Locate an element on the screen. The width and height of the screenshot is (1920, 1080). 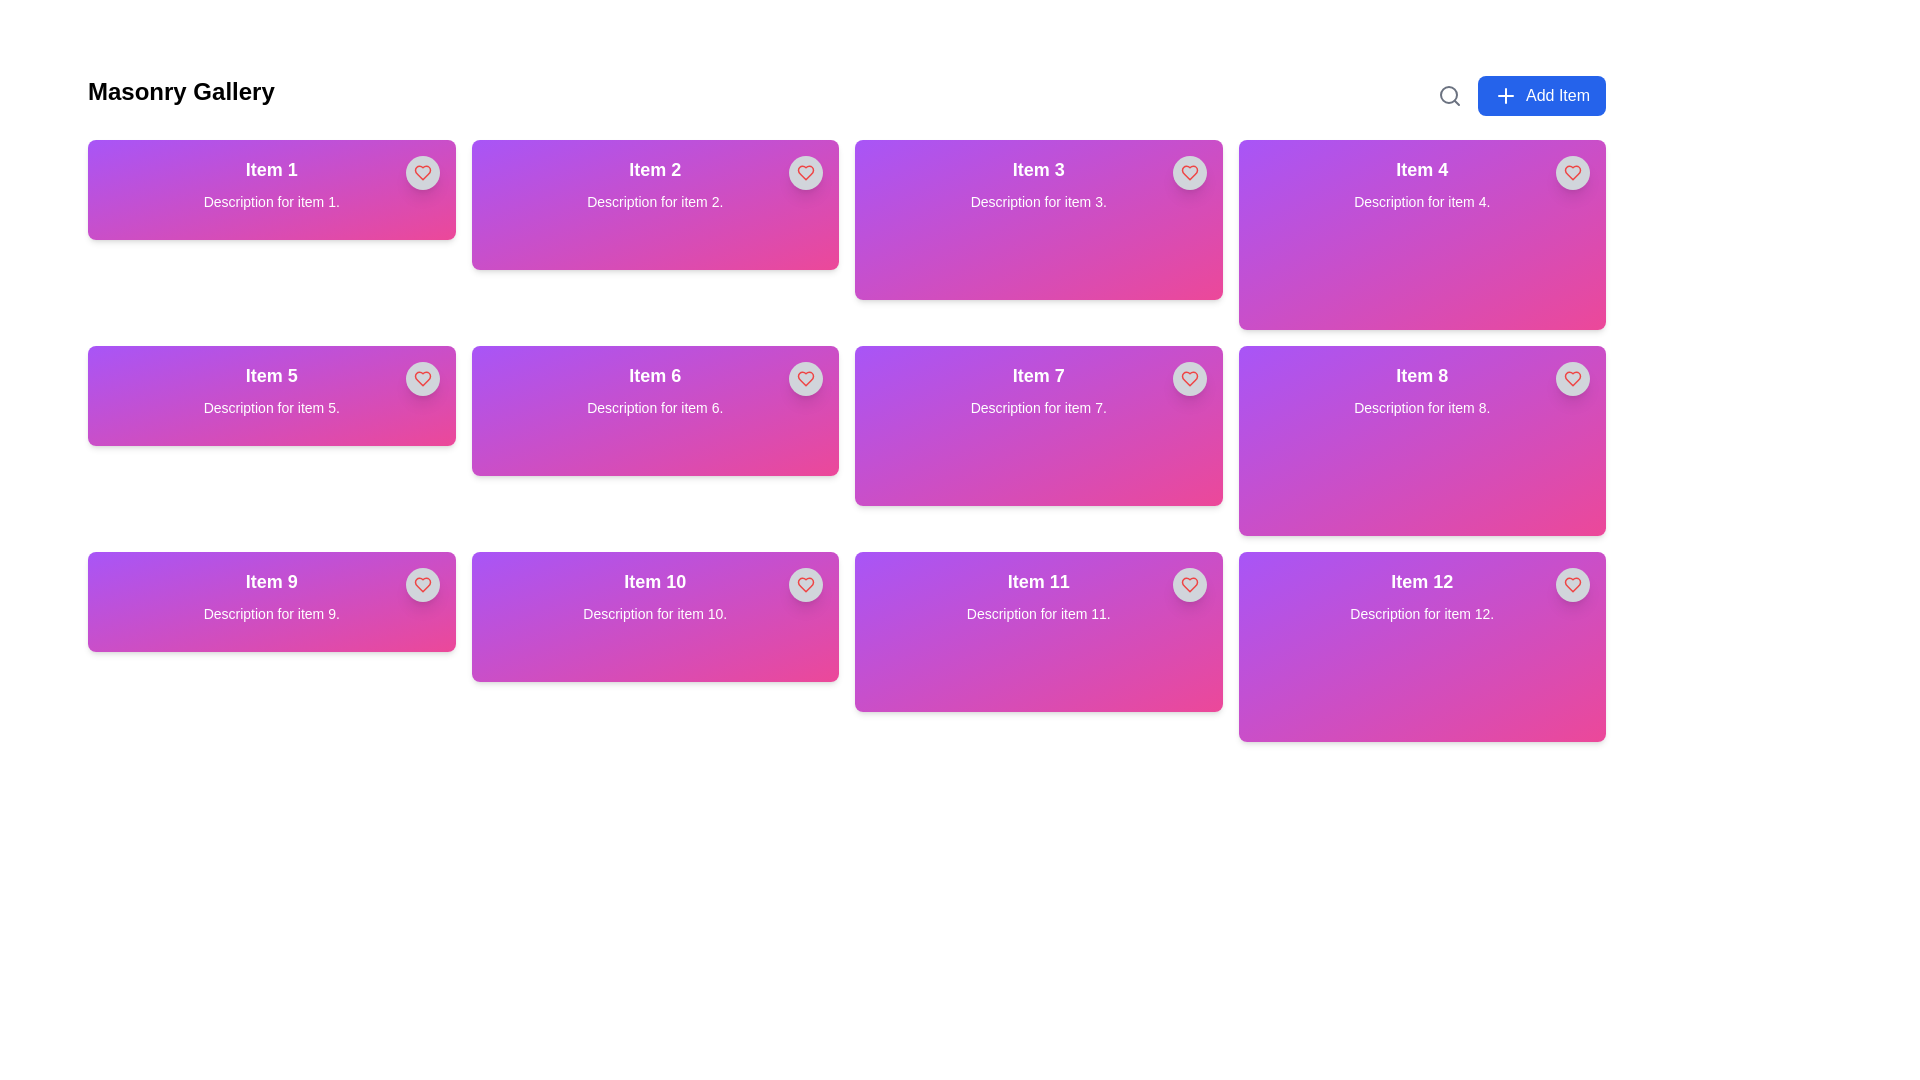
text content of the bold text label displaying 'Item 12', which is prominently visible on a gradient pink-purple background in the last column of the fourth row of the masonry grid layout is located at coordinates (1421, 582).